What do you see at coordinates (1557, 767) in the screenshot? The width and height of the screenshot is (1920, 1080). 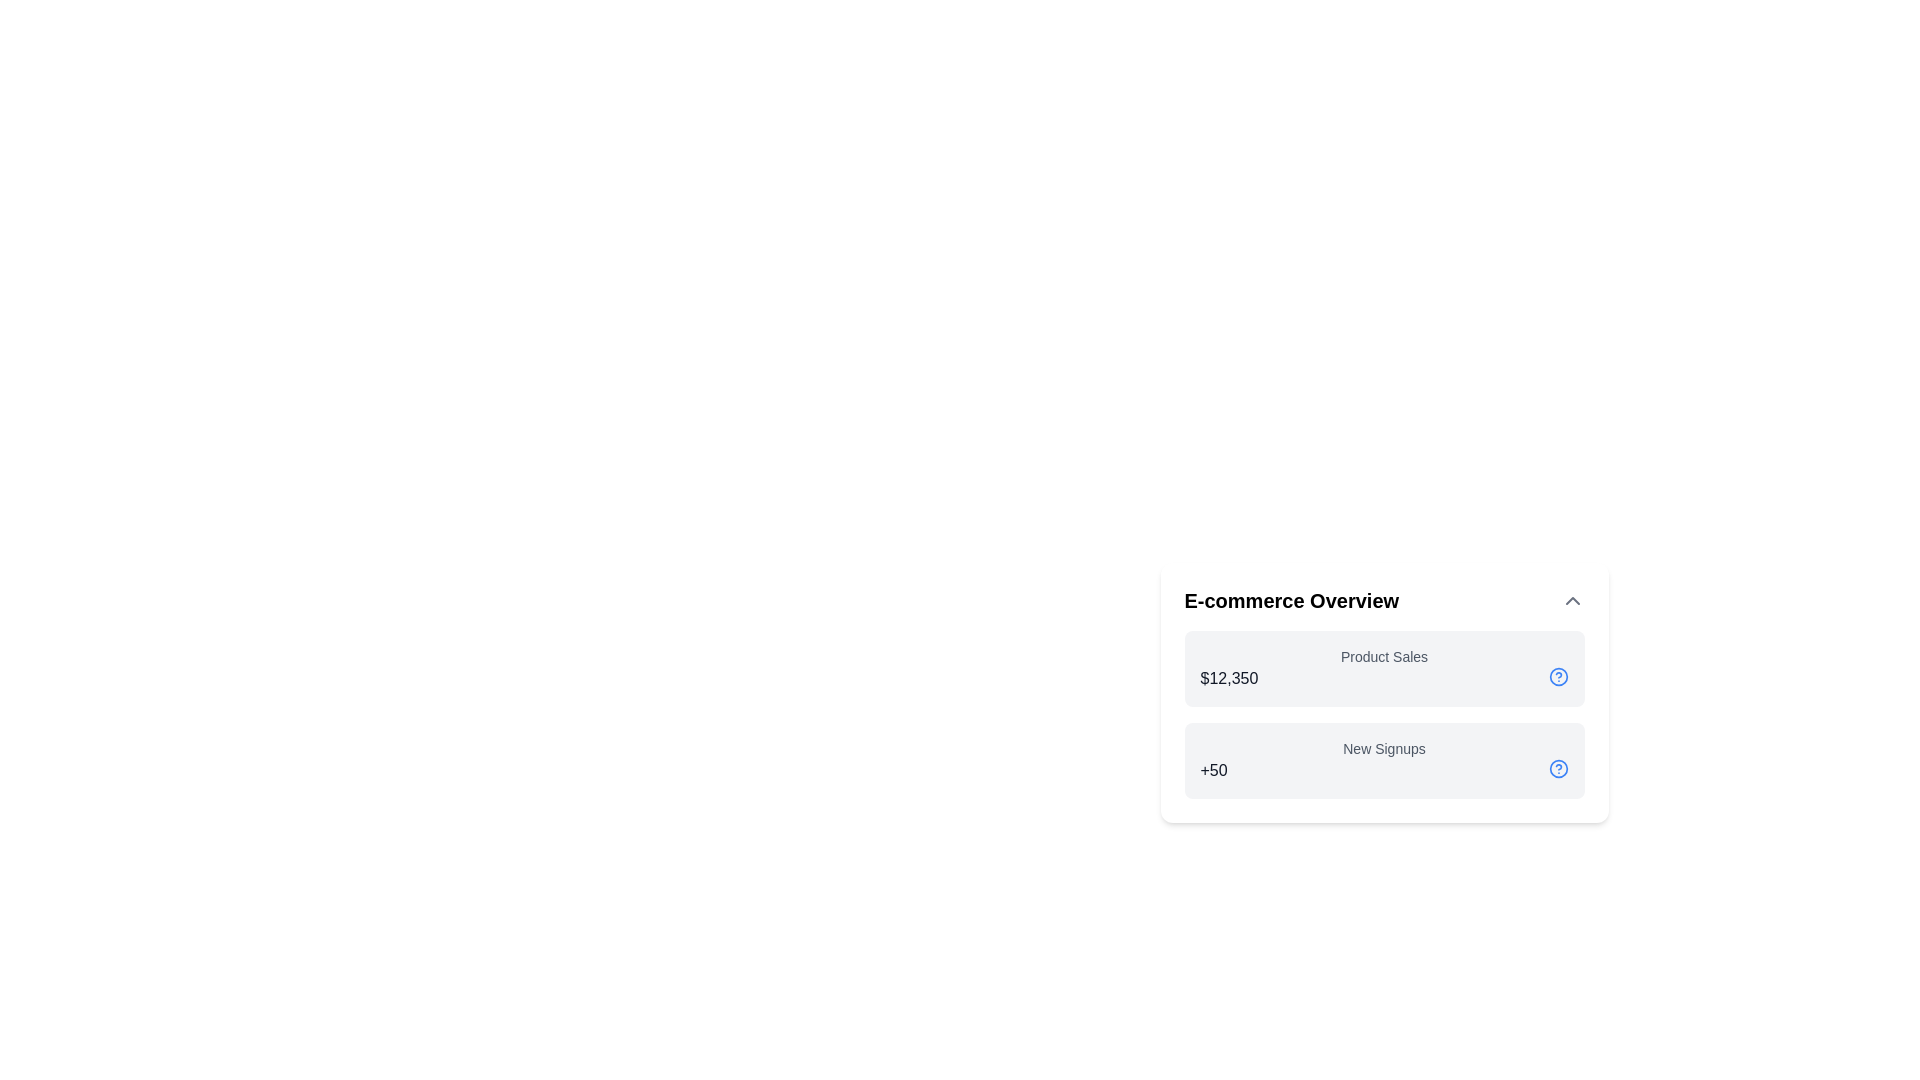 I see `the circular icon with a question mark, located in the 'E-commerce Overview' section, adjacent to the '+50' metric in the 'New Signups' row` at bounding box center [1557, 767].